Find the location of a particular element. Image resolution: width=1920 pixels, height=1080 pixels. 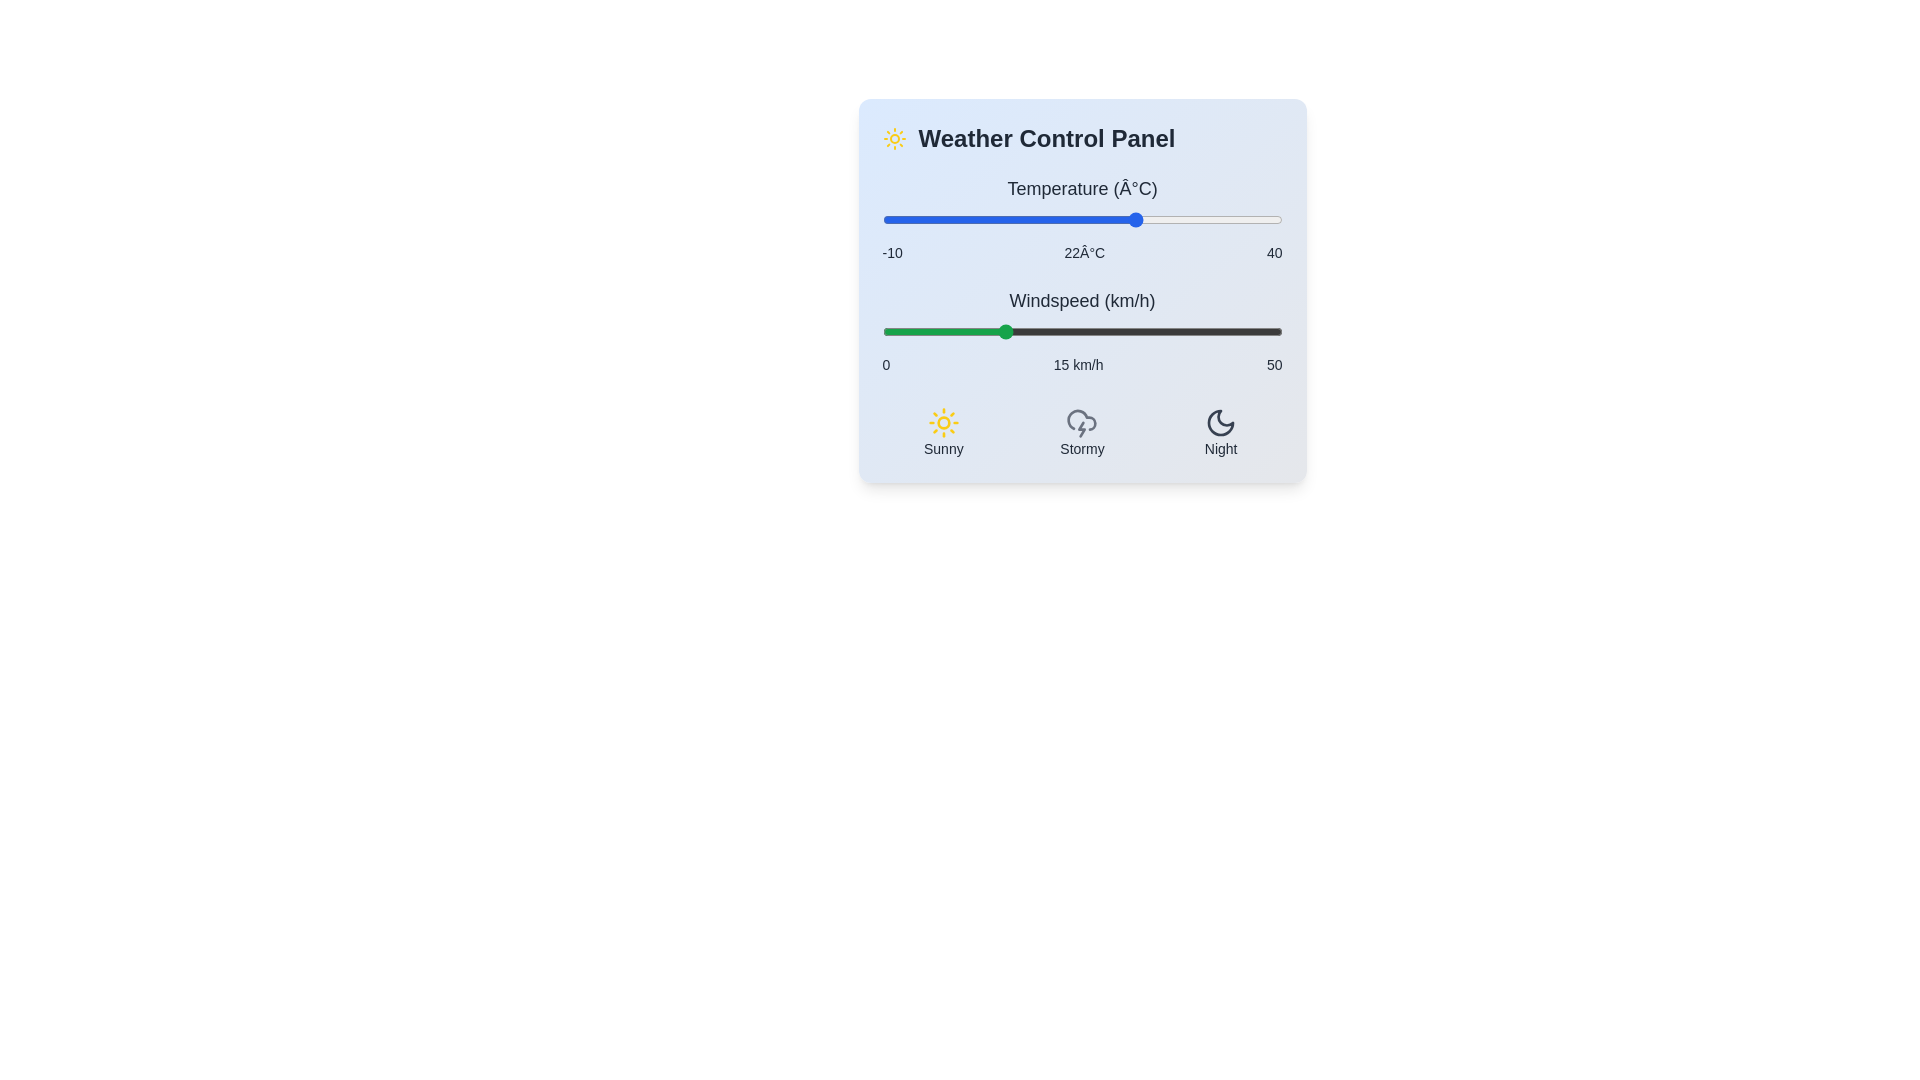

the storm icon labeled 'Stormy', which is the second element in the Weather Control Panel, situated between 'Sunny' and 'Night' is located at coordinates (1081, 431).